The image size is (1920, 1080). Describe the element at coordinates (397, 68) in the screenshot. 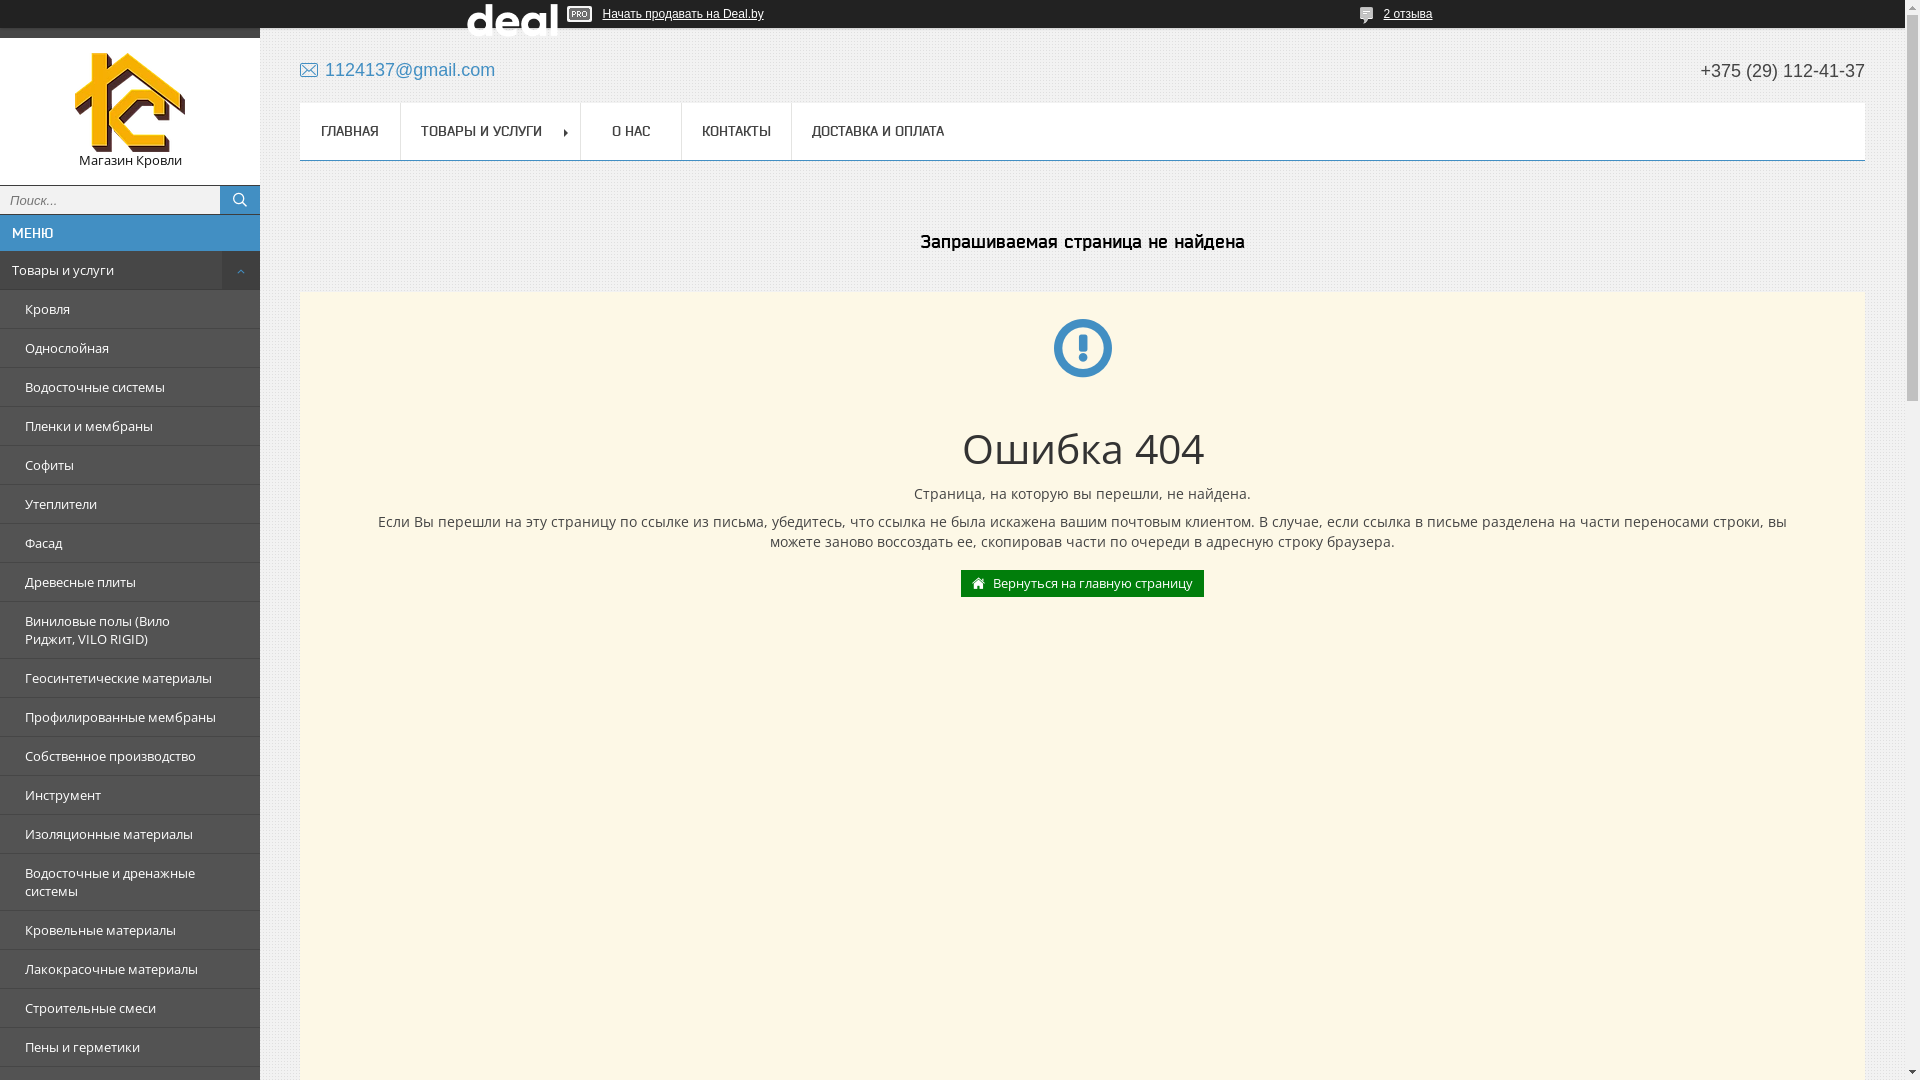

I see `'1124137@gmail.com'` at that location.